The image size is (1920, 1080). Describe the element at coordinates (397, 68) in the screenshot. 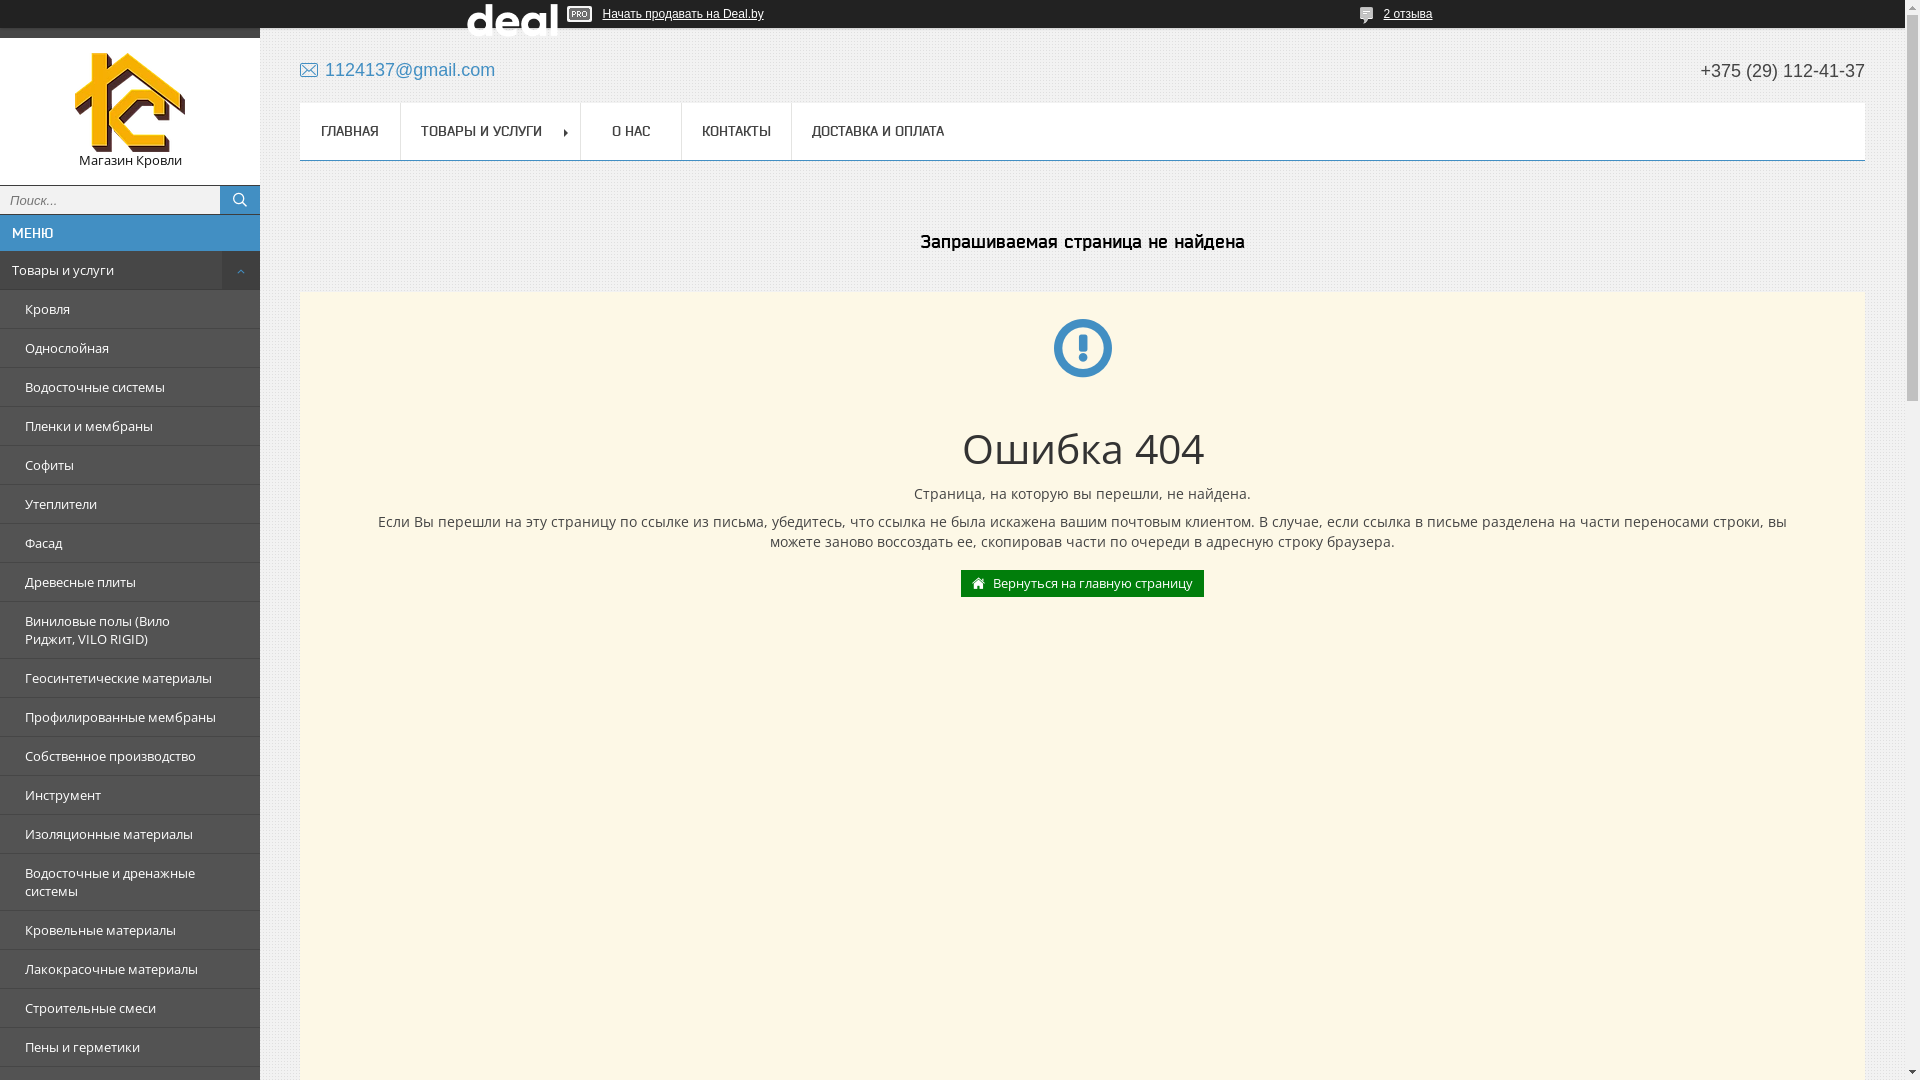

I see `'1124137@gmail.com'` at that location.